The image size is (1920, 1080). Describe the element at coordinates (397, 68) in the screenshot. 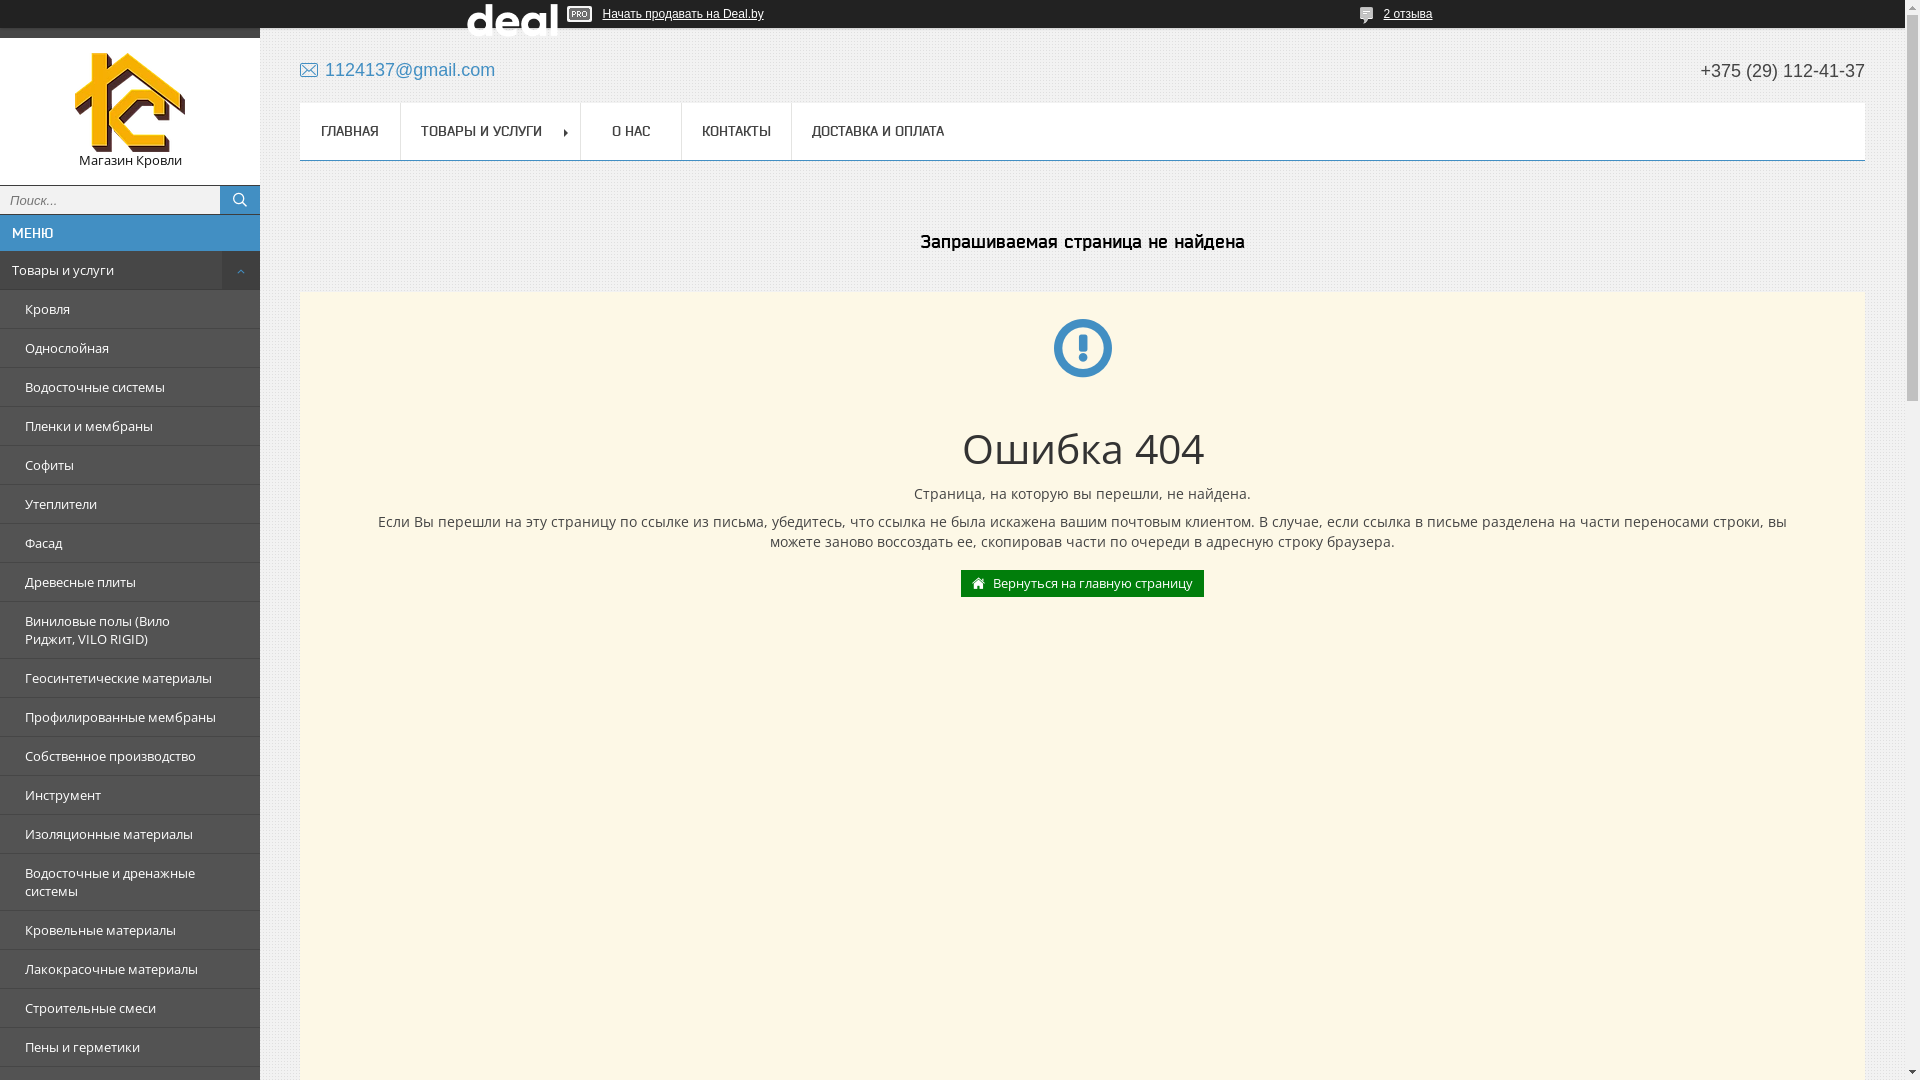

I see `'1124137@gmail.com'` at that location.